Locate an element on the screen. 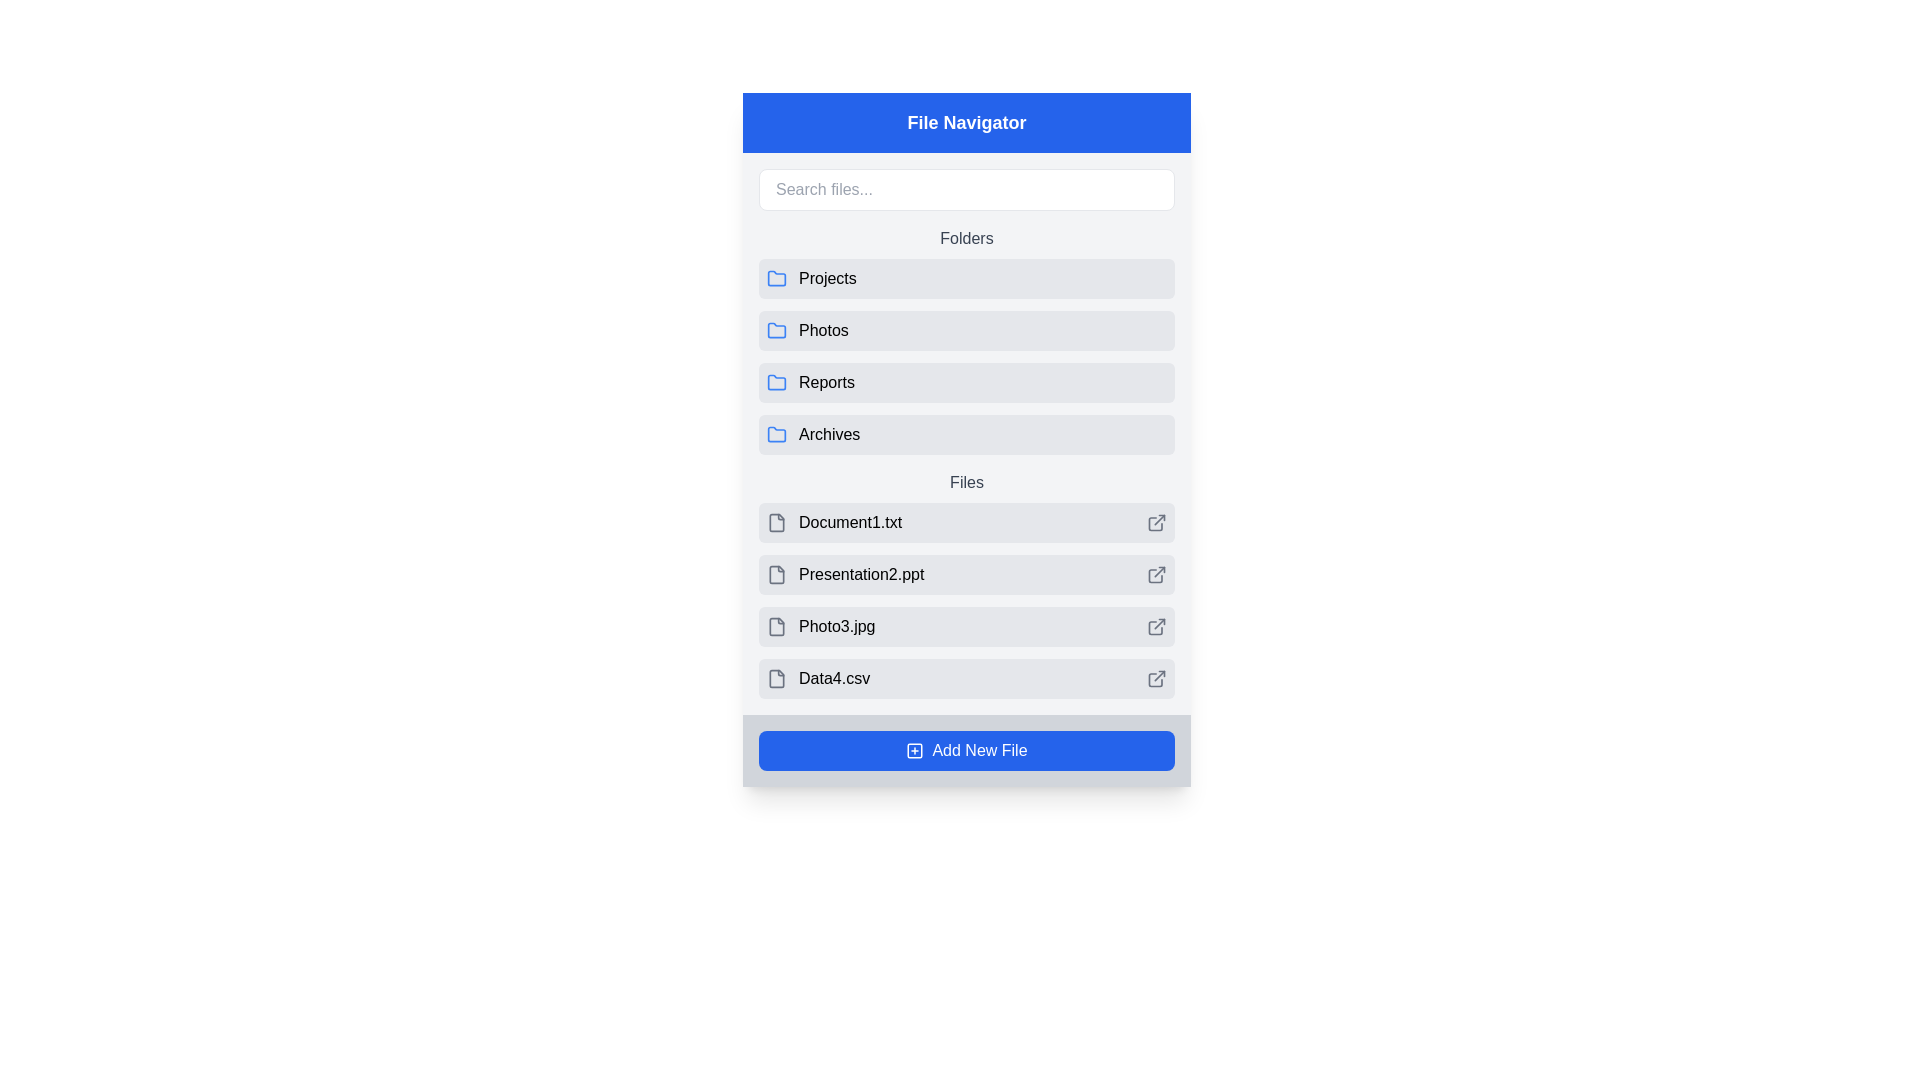 This screenshot has height=1080, width=1920. the label text associated with the folder entry named 'Photos' is located at coordinates (823, 330).